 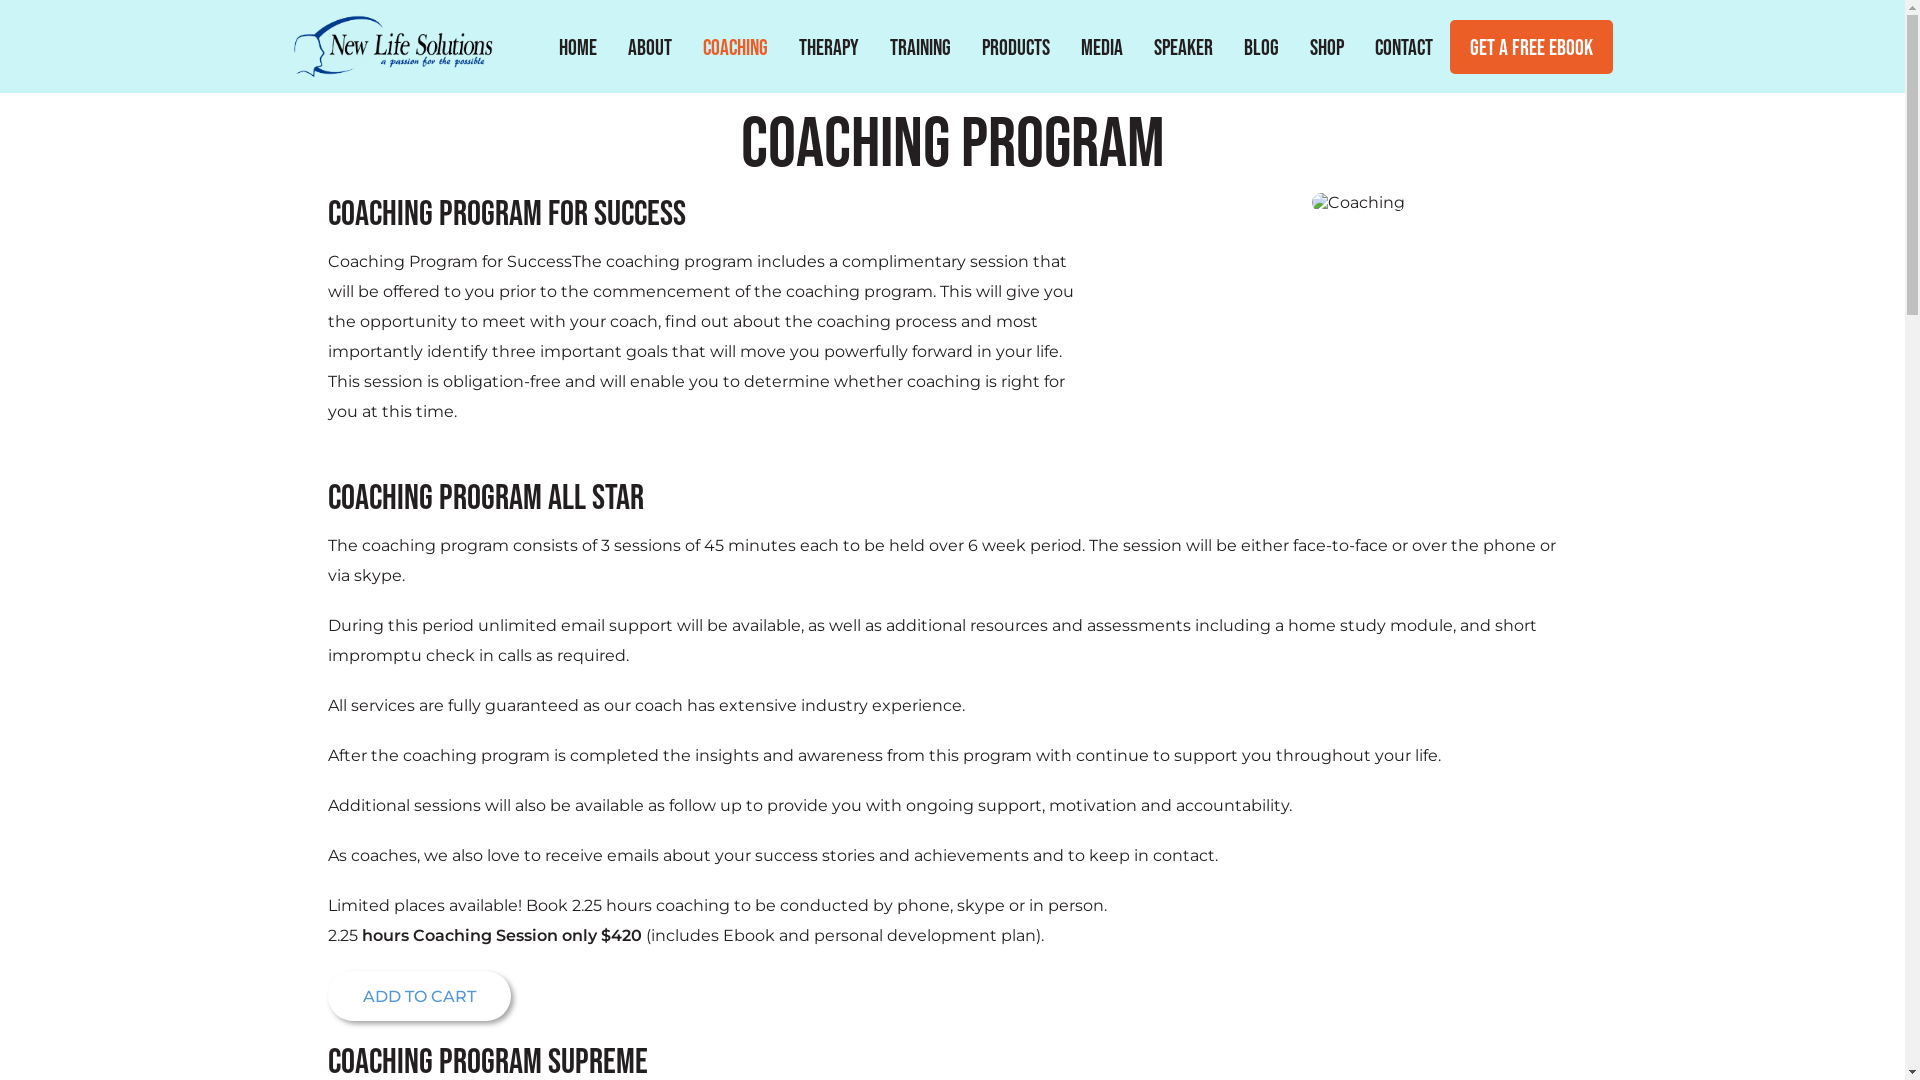 What do you see at coordinates (829, 45) in the screenshot?
I see `'THERAPY'` at bounding box center [829, 45].